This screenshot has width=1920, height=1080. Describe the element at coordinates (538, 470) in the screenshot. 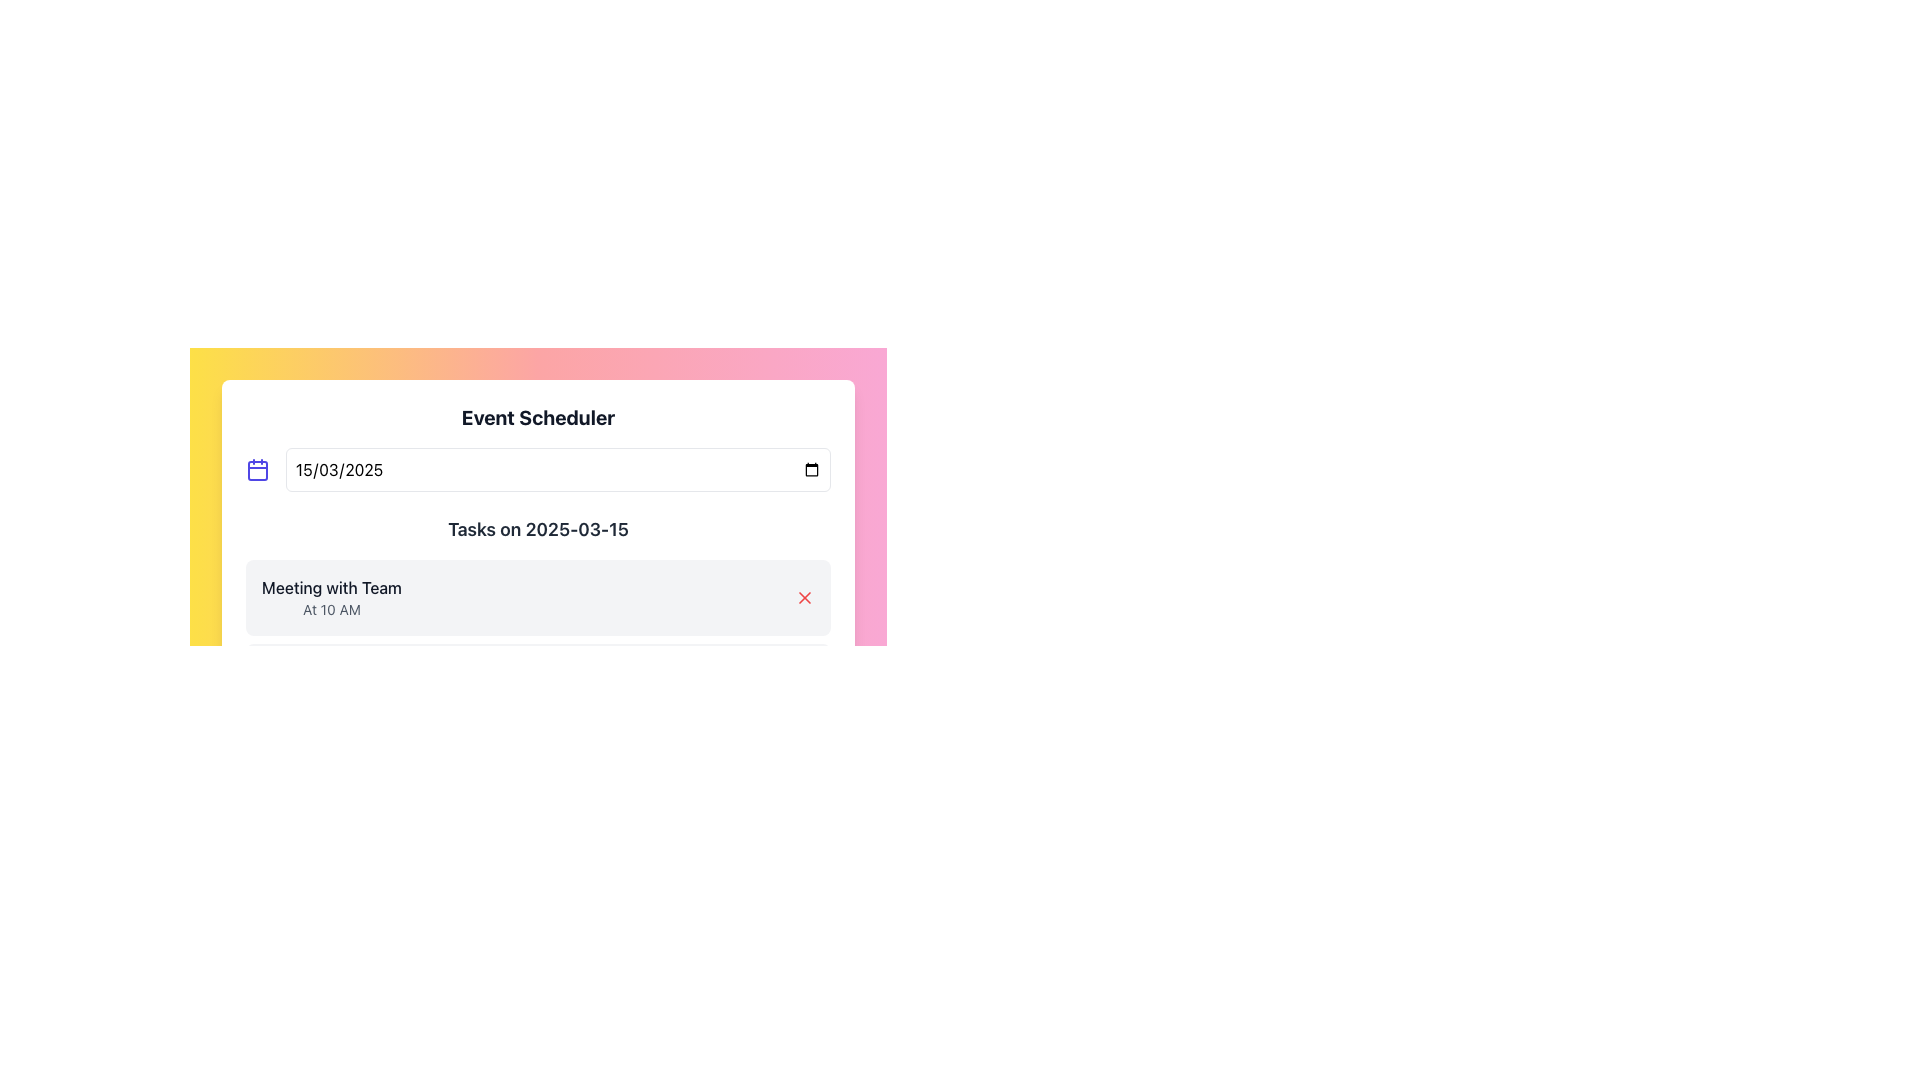

I see `the calendar button on the Date Picker, which is positioned to the right of the date input field displaying '15/03/2025'` at that location.